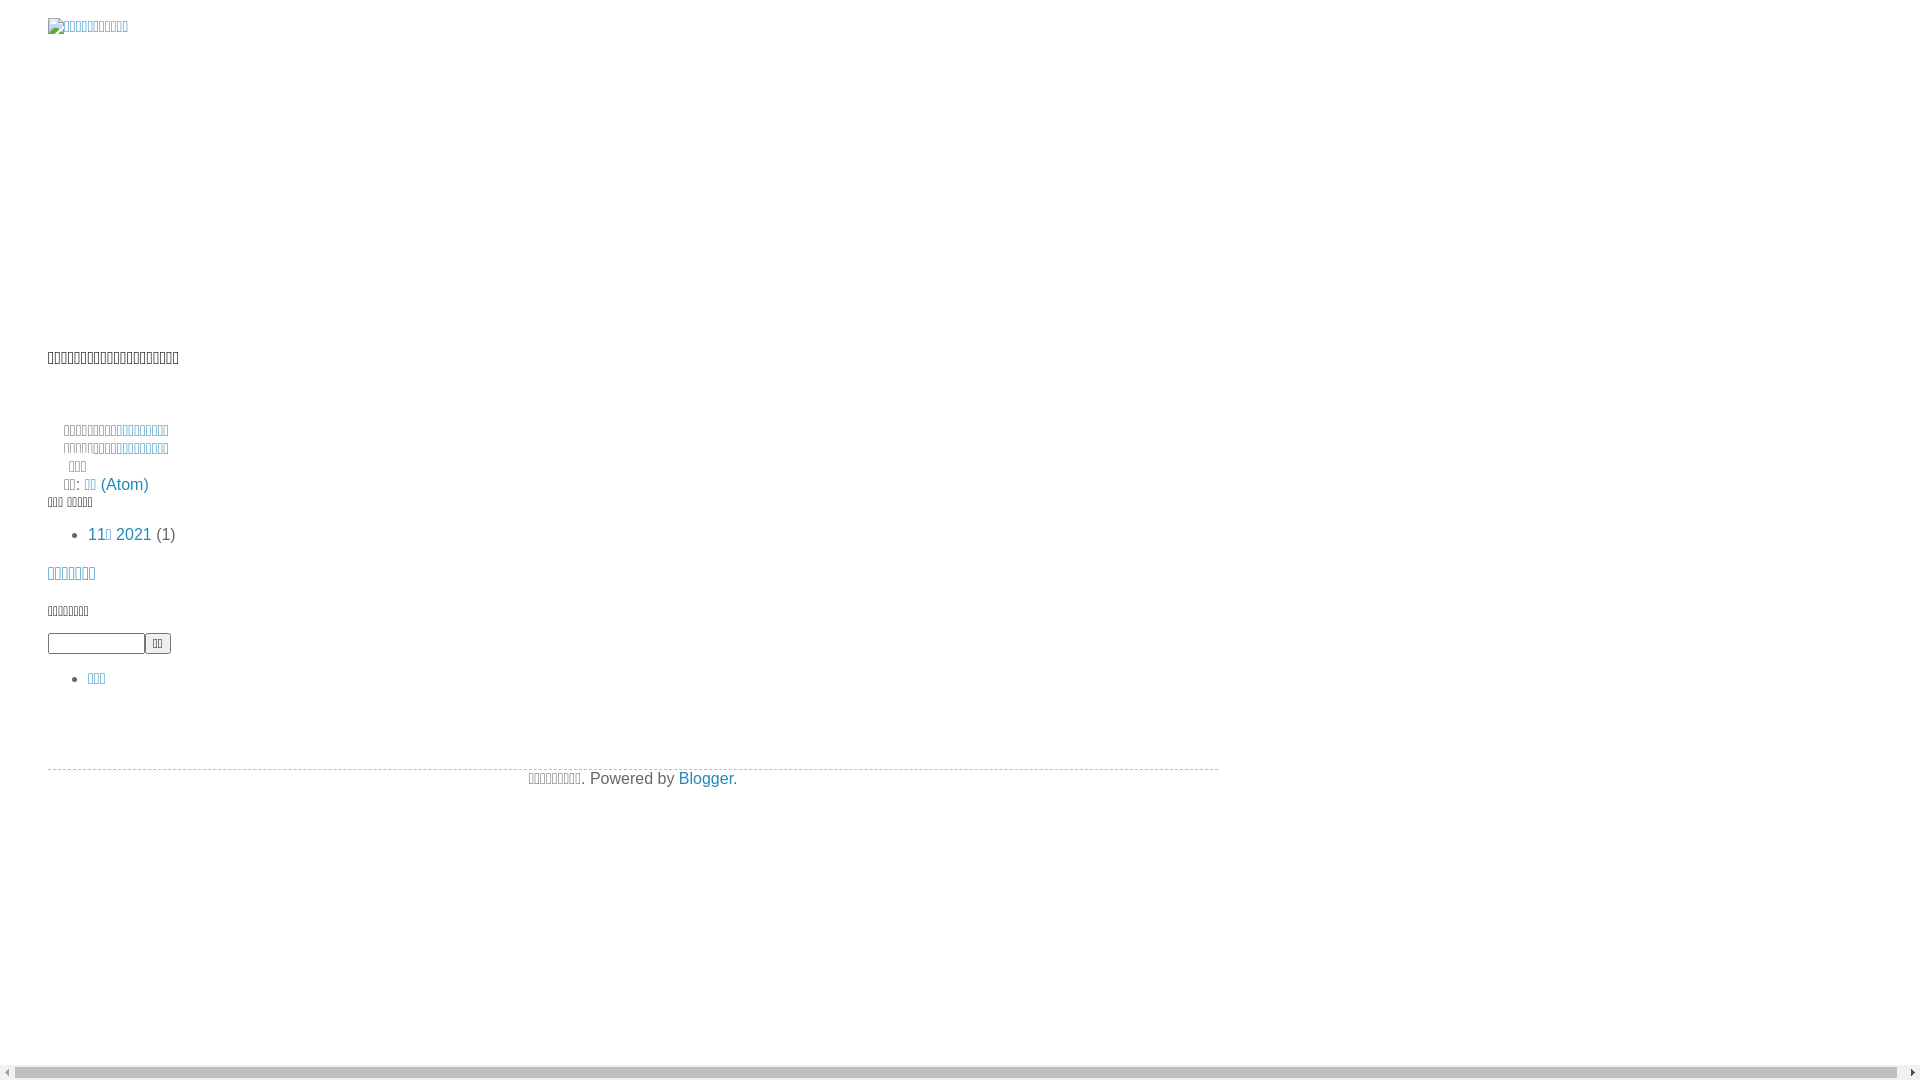 The width and height of the screenshot is (1920, 1080). Describe the element at coordinates (95, 643) in the screenshot. I see `'search'` at that location.